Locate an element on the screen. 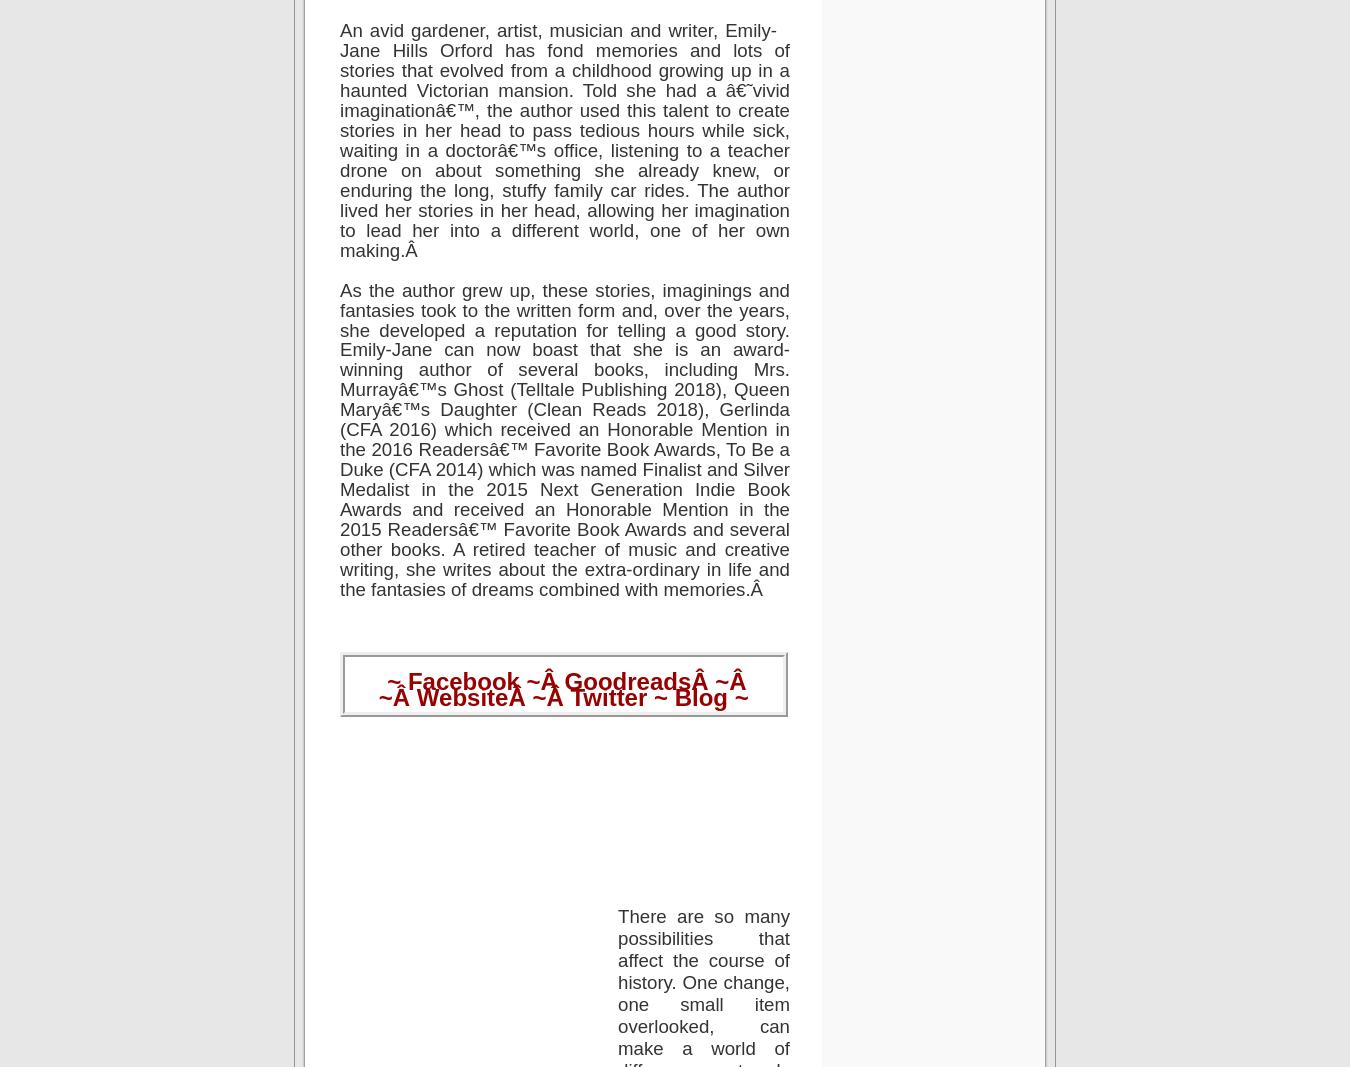 This screenshot has height=1067, width=1350. 'An avid gardener, artist, musician and writer, Emily-Jane Hills Orford has fond memories and lots of stories that evolved from a childhood growing up in a haunted Victorian mansion. Told she had a â€˜vivid imaginationâ€™, the author used this talent to create stories in her head to pass tedious hours while sick, waiting in a doctorâ€™s office, listening to a teacher drone on about something she already knew, or enduring the long, stuffy family car rides. The author lived her stories in her head, allowing her imagination to lead her into a different world, one of her own making.Â' is located at coordinates (564, 138).